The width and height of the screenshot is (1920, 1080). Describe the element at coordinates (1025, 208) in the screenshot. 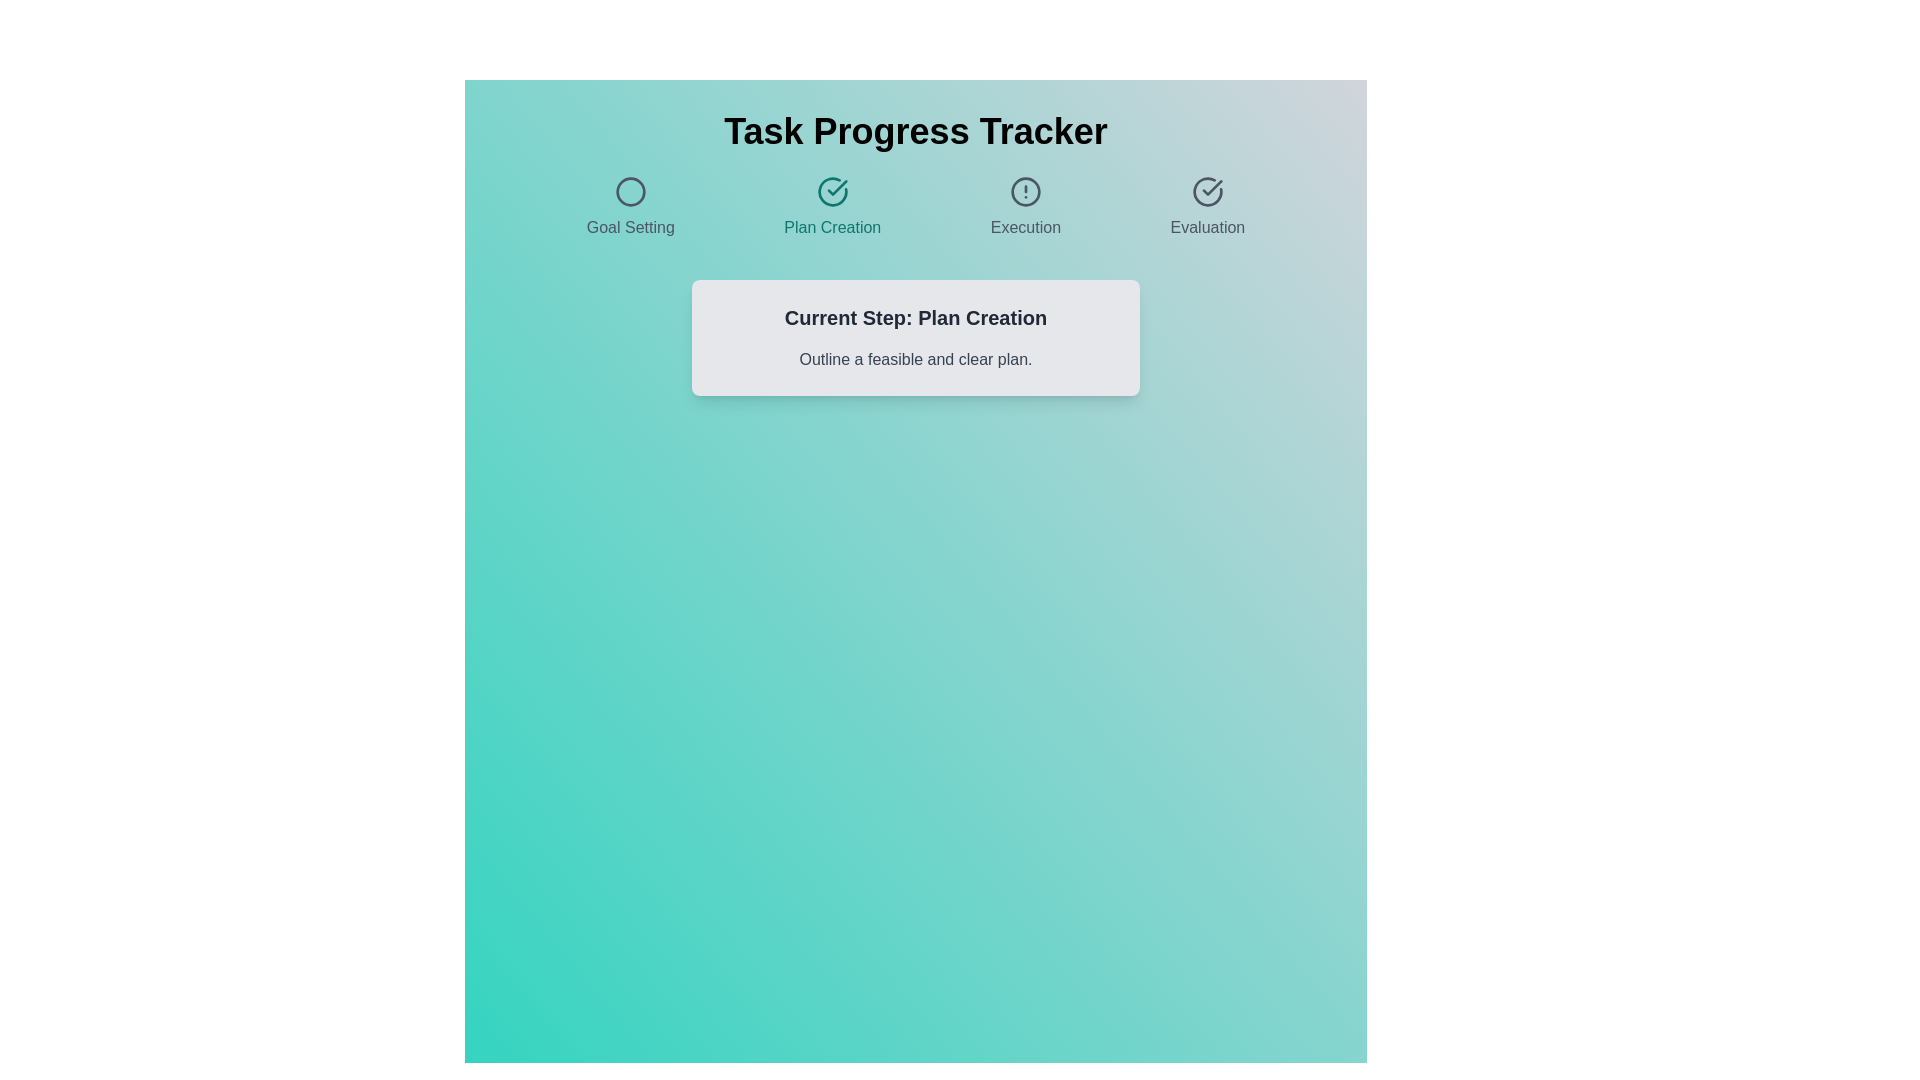

I see `the step title Execution to navigate to the corresponding step` at that location.